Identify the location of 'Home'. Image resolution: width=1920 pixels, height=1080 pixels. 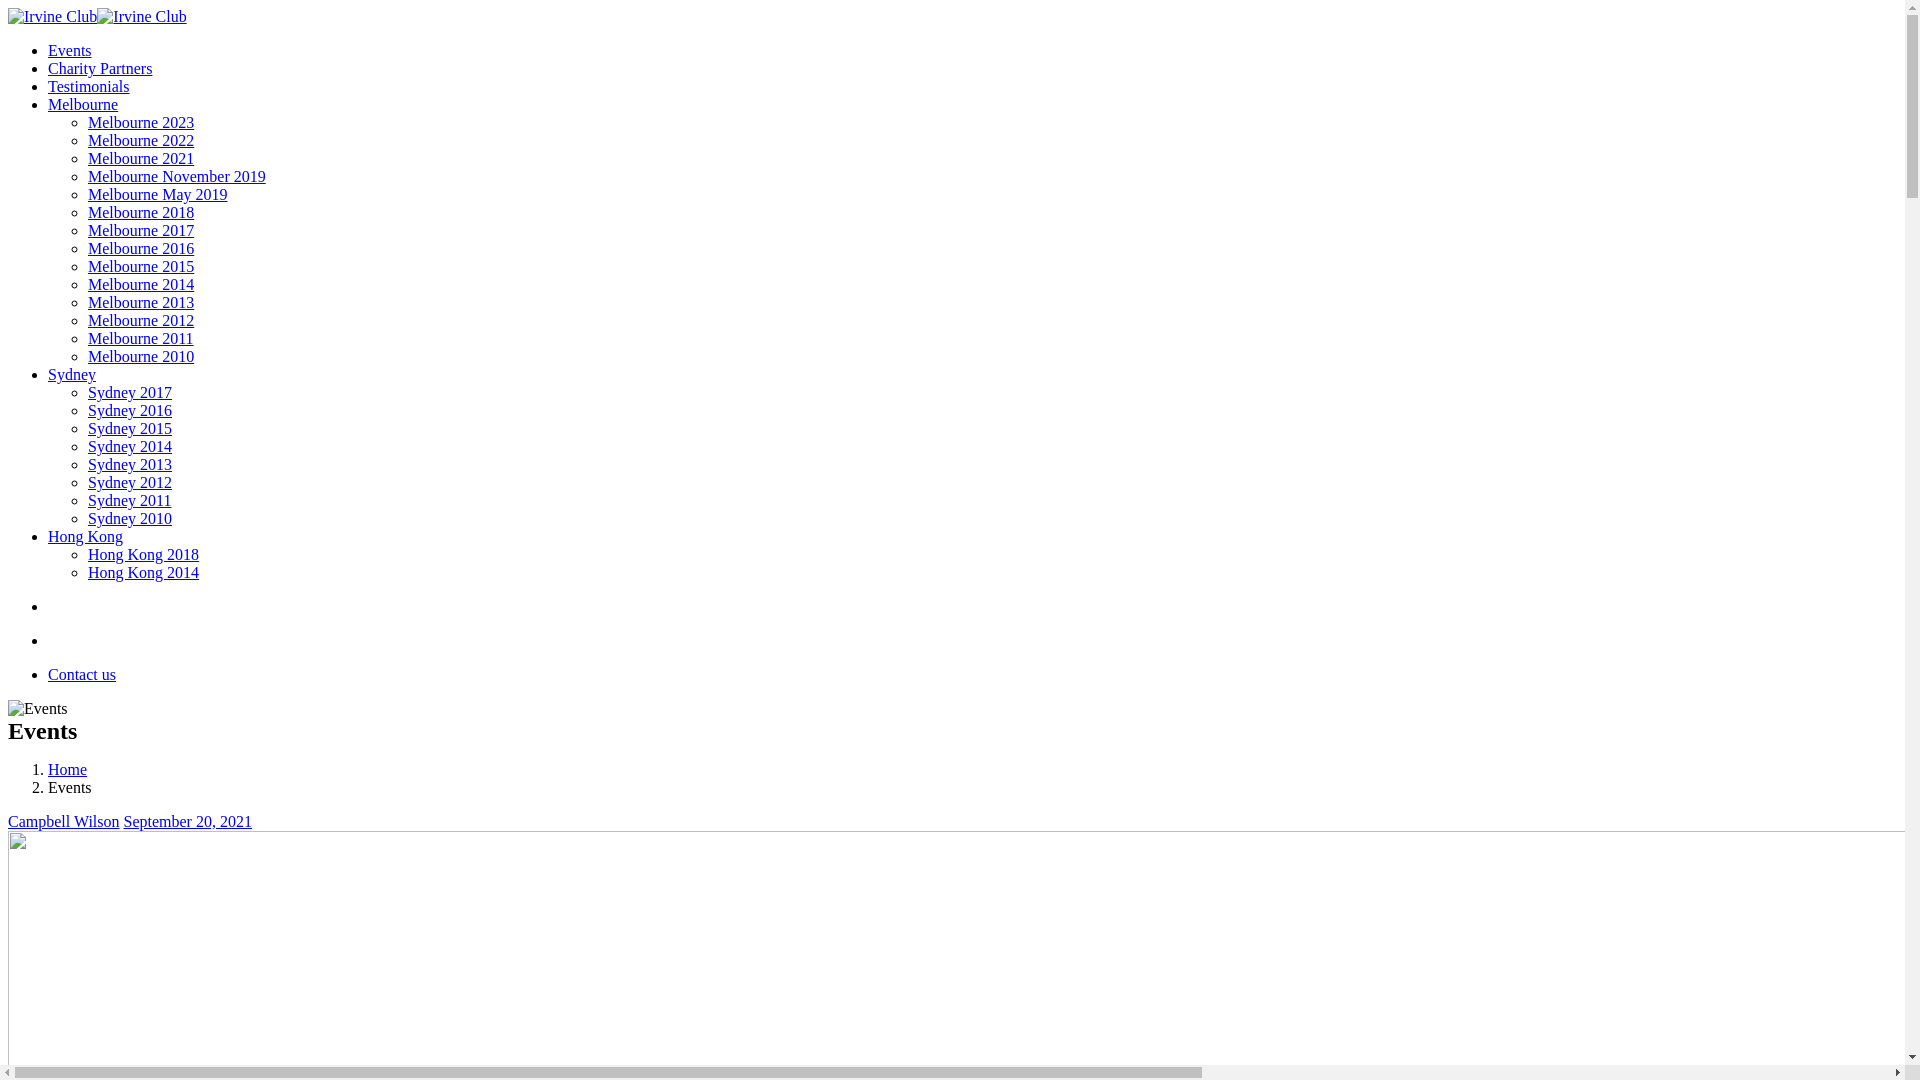
(67, 768).